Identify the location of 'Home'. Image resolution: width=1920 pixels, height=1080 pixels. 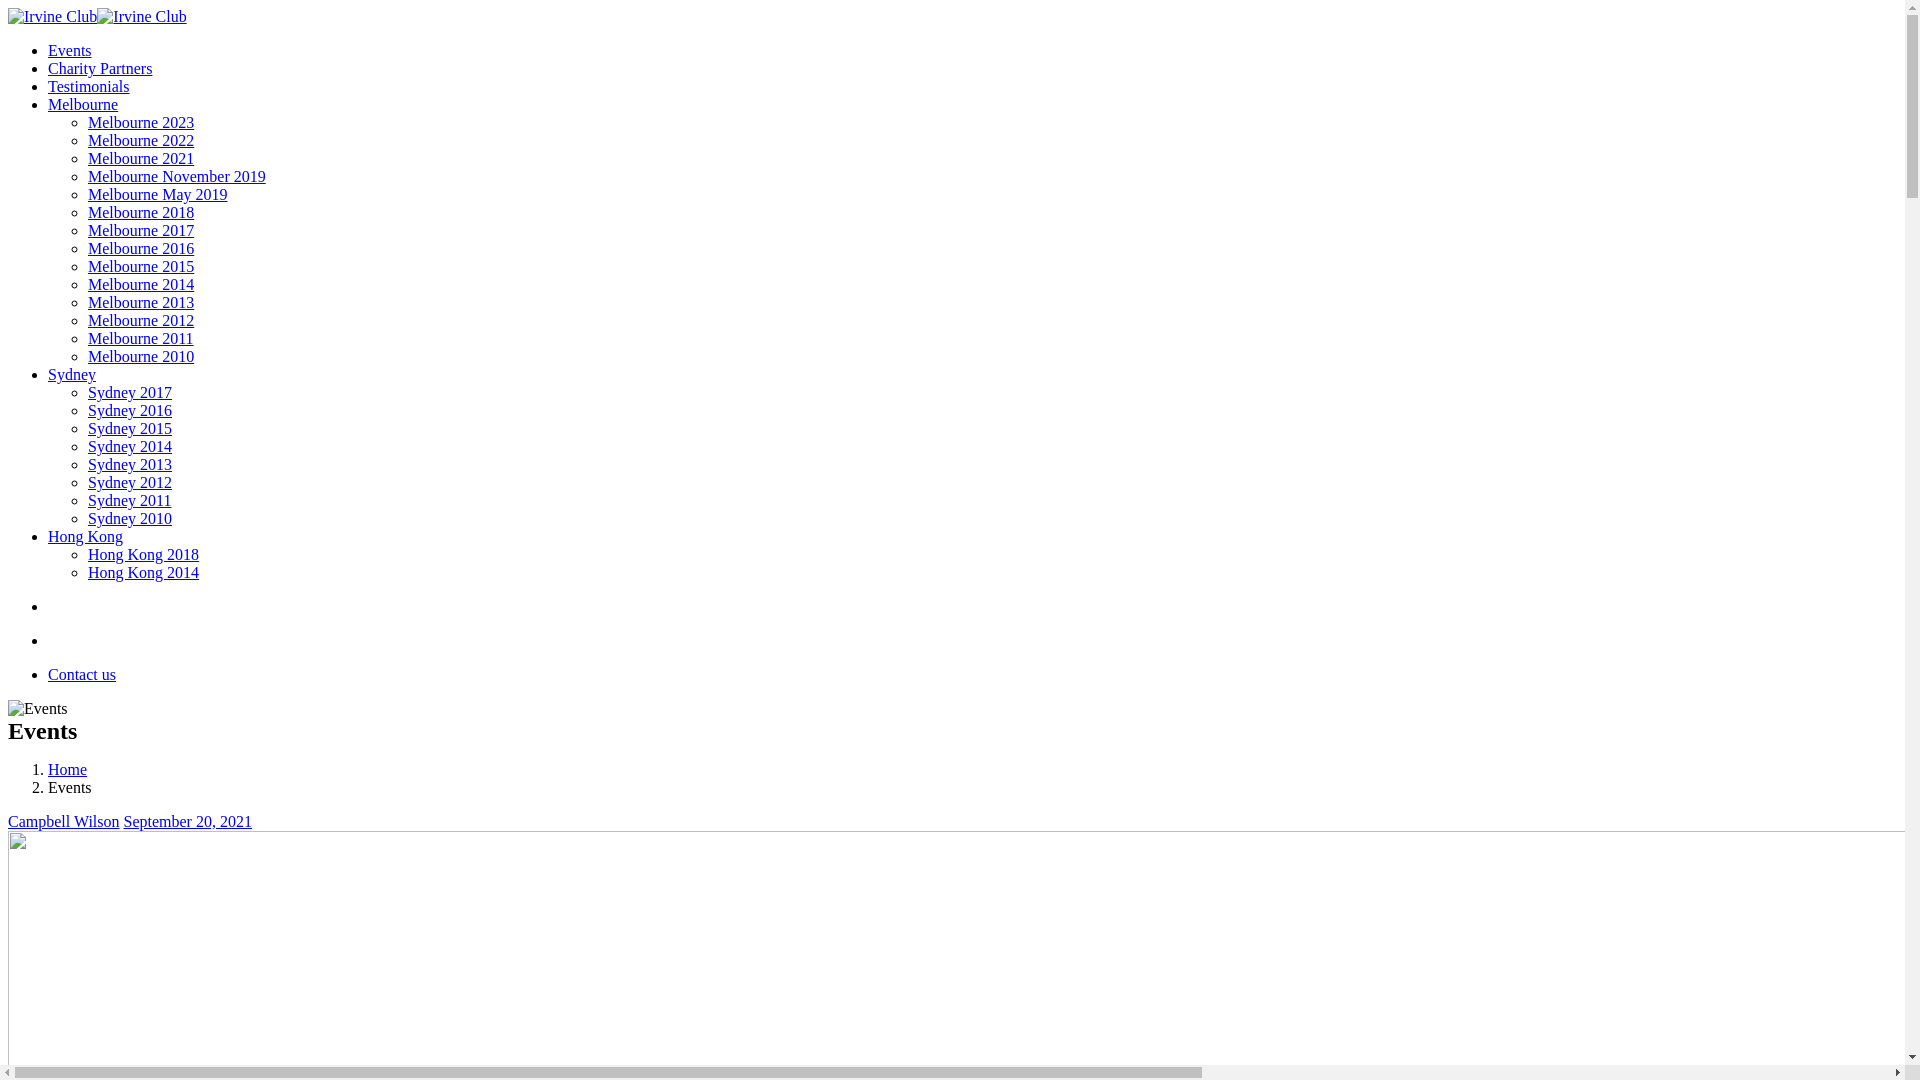
(67, 768).